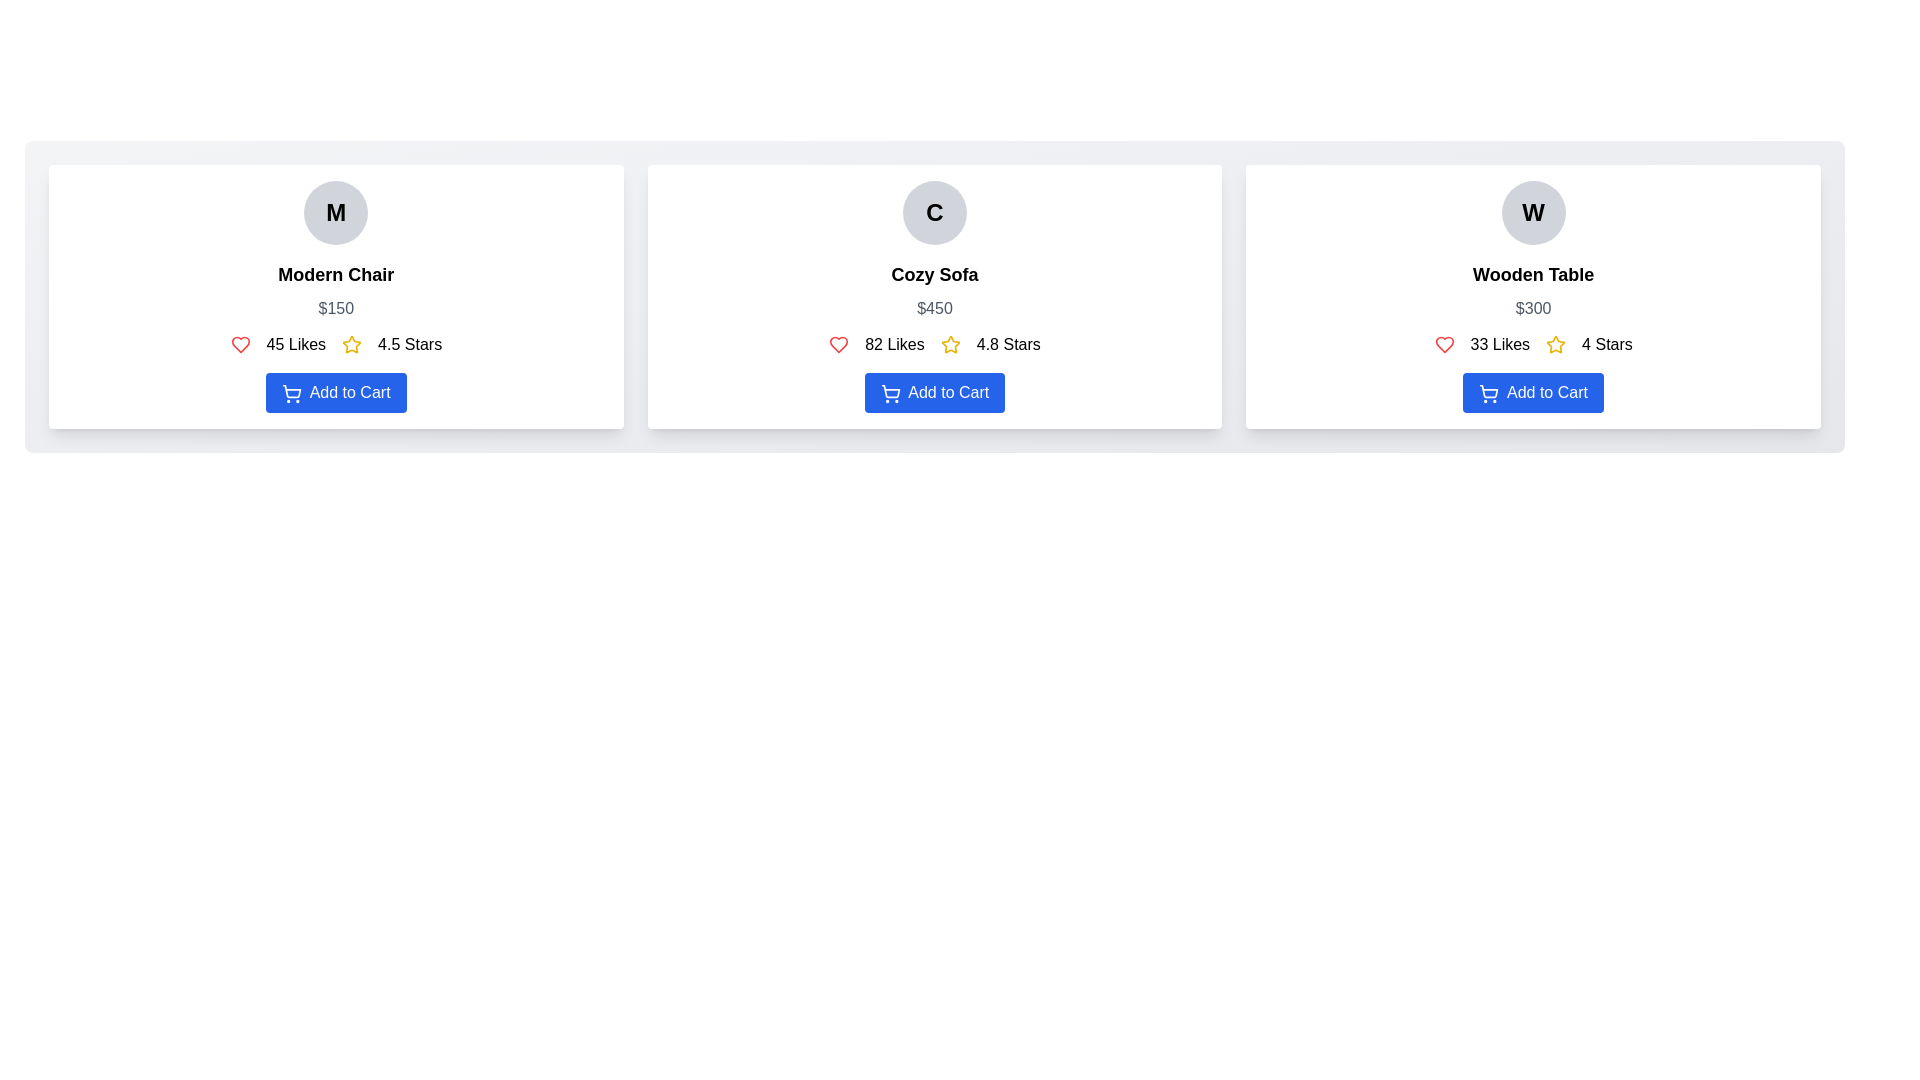 The width and height of the screenshot is (1920, 1080). Describe the element at coordinates (1008, 343) in the screenshot. I see `average user rating displayed in the second product card's text display, located underneath the product title and price, to understand the product's evaluation` at that location.